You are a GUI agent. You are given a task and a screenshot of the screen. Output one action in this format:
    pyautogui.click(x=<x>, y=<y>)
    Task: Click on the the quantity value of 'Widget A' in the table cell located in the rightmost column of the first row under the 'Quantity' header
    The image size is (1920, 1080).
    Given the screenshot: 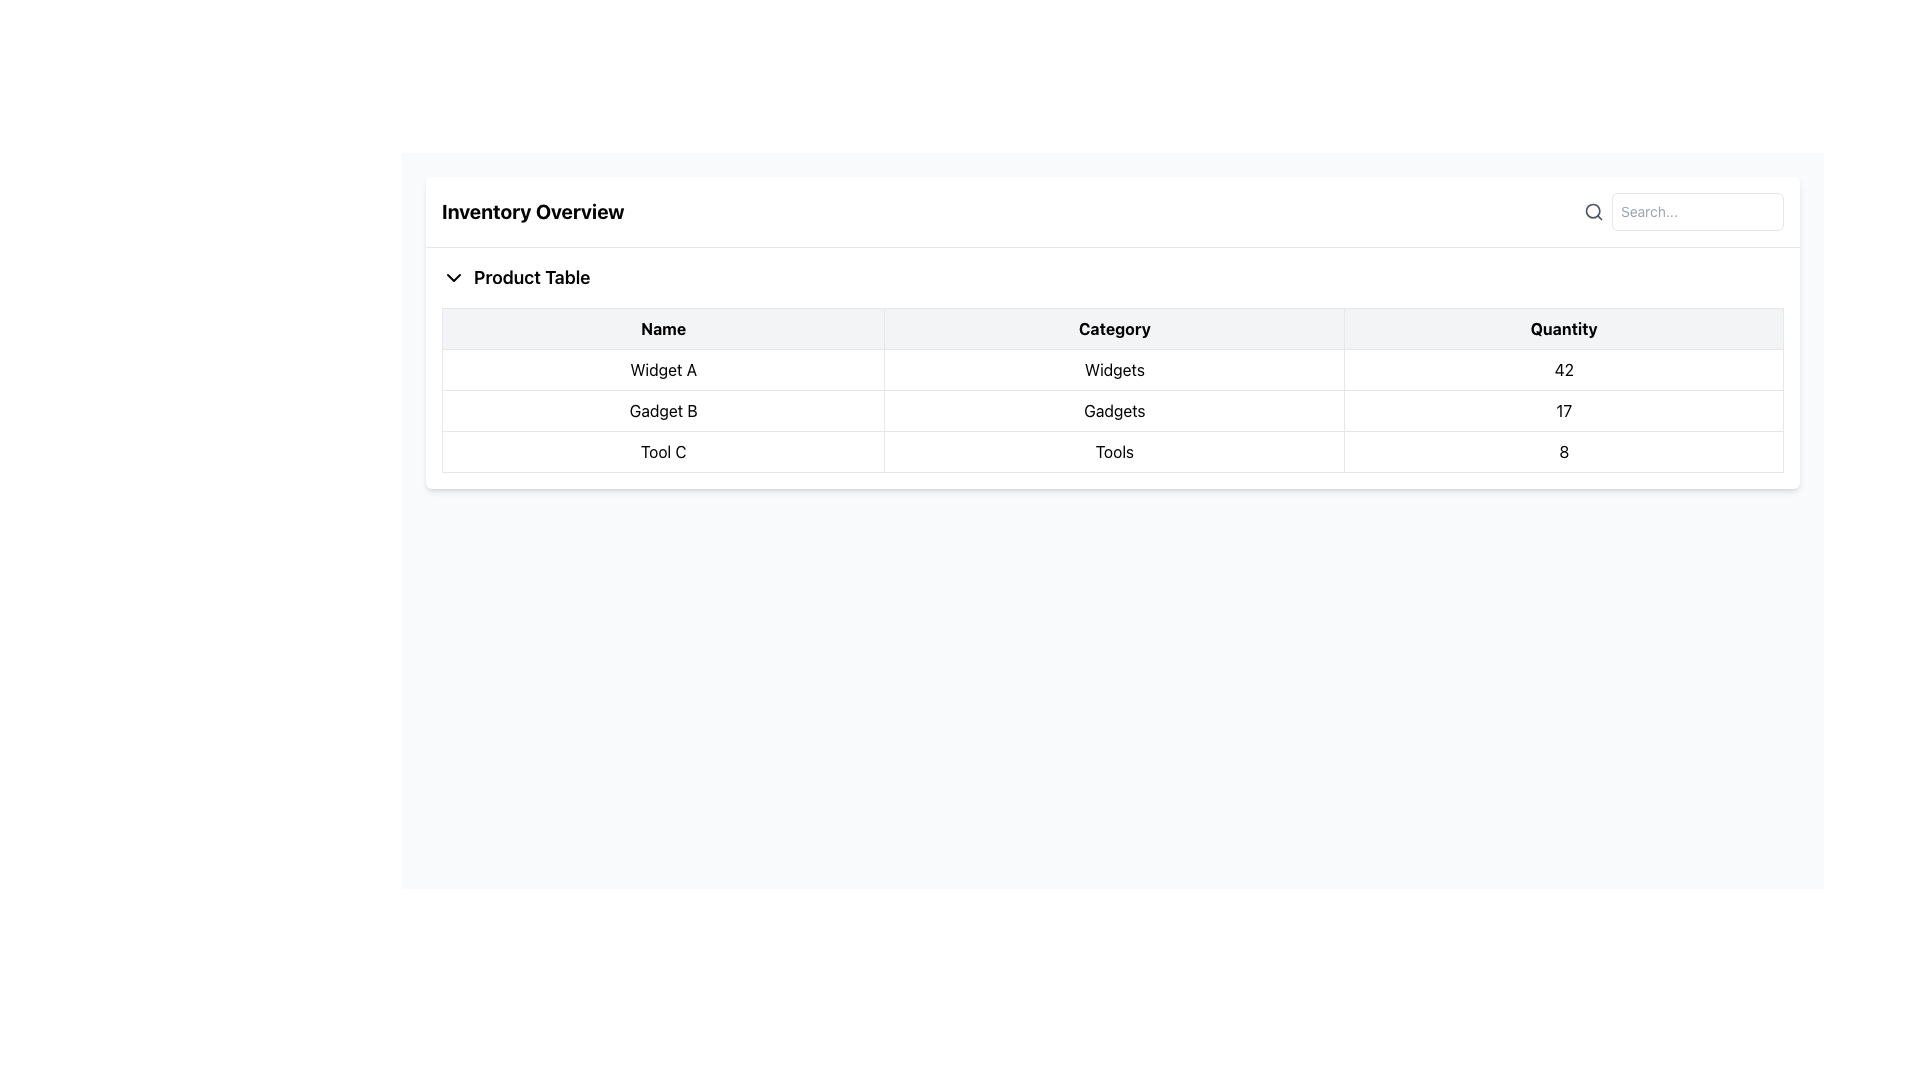 What is the action you would take?
    pyautogui.click(x=1563, y=370)
    